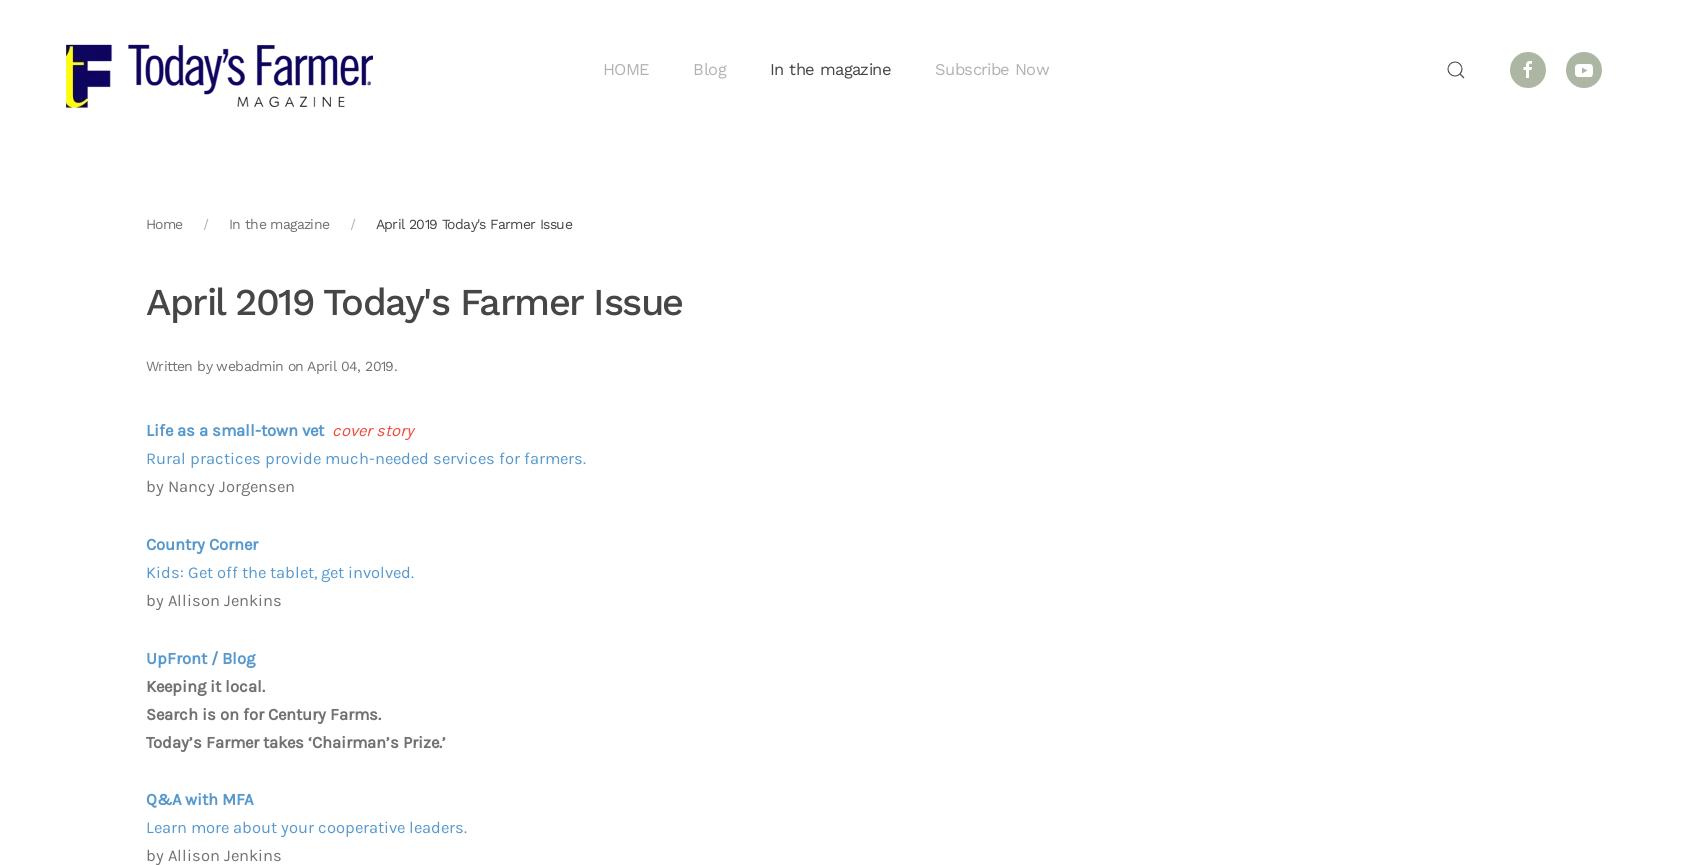 The image size is (1692, 865). What do you see at coordinates (305, 825) in the screenshot?
I see `'Learn more about your cooperative leaders.'` at bounding box center [305, 825].